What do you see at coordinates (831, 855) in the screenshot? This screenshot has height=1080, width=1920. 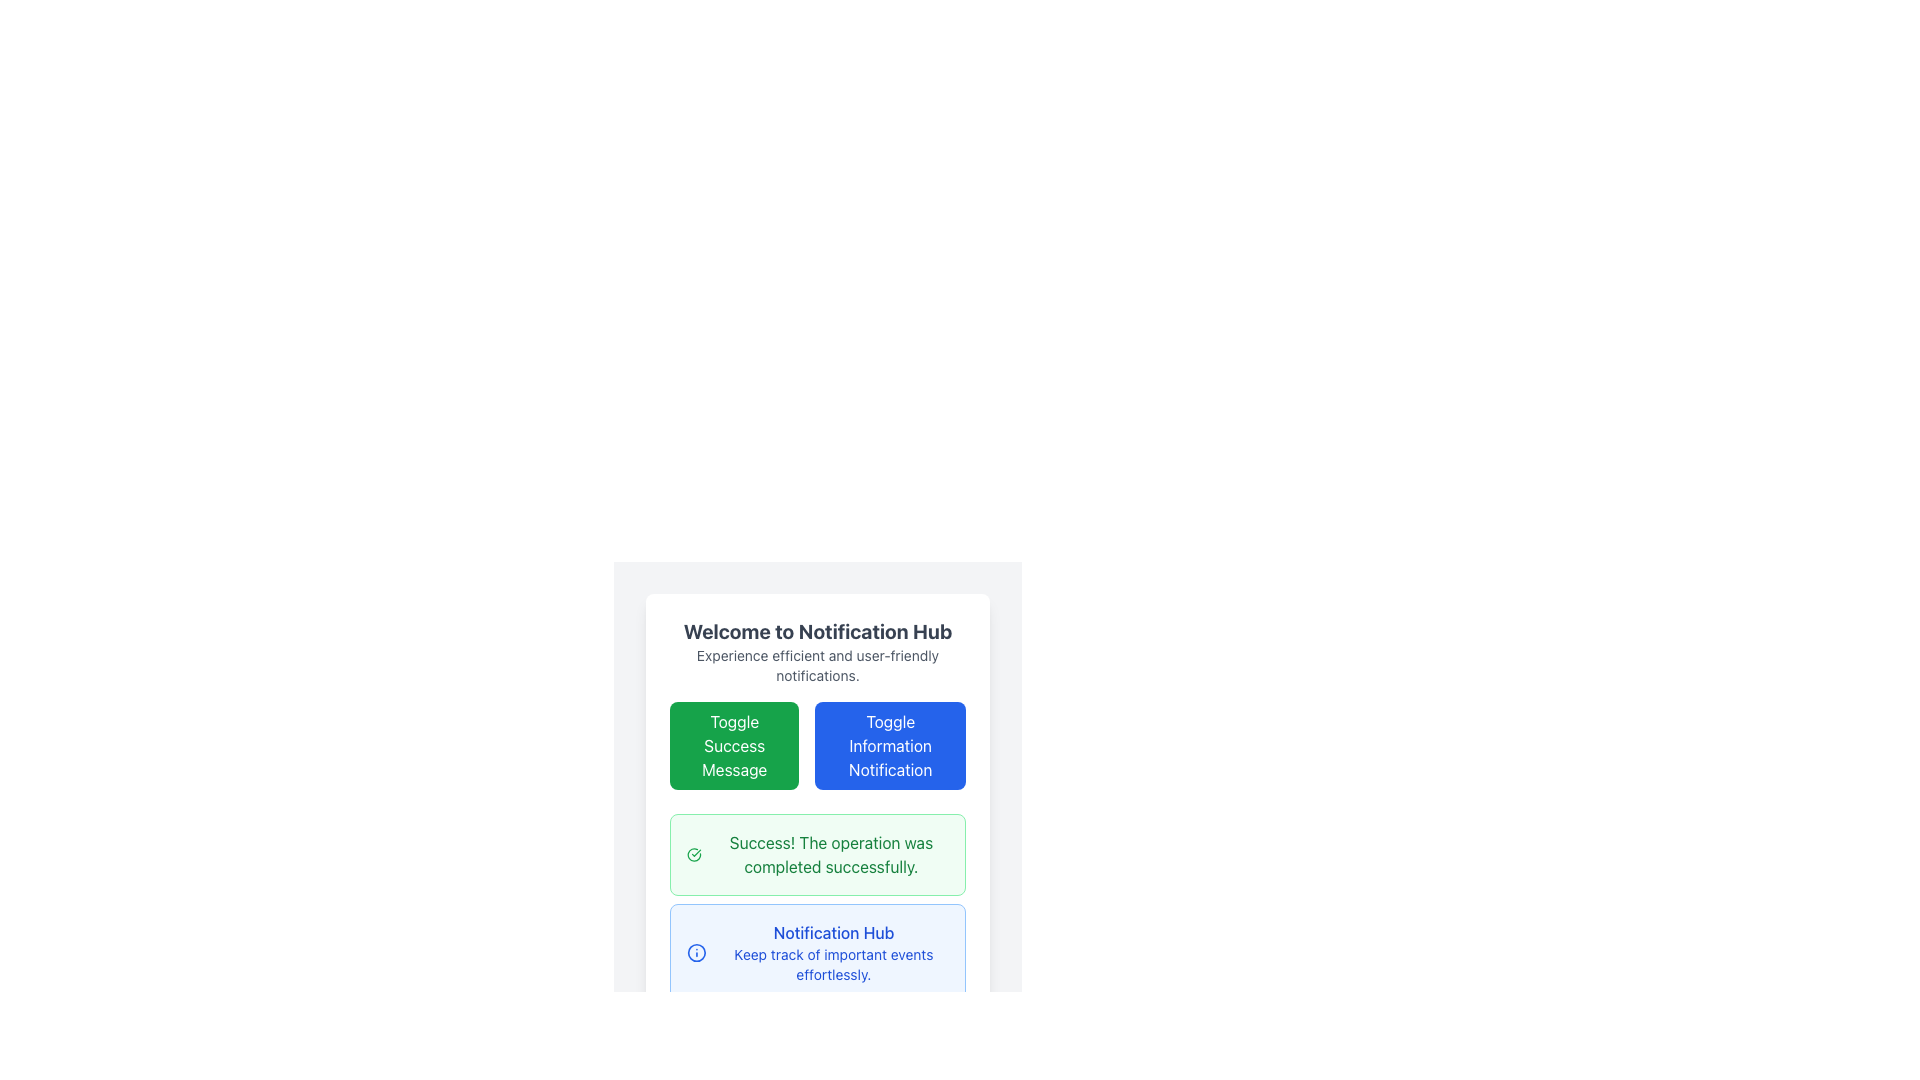 I see `the feedback displayed in the central text of the notification box indicating successful completion of an operation` at bounding box center [831, 855].